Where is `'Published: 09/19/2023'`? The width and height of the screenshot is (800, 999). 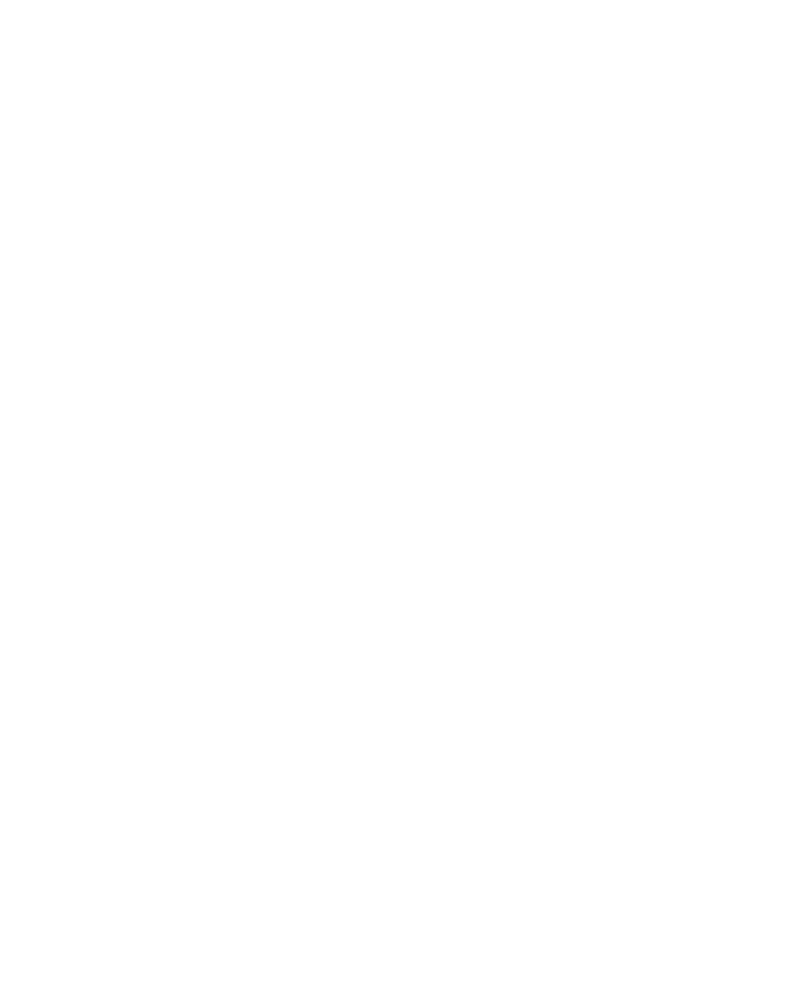
'Published: 09/19/2023' is located at coordinates (401, 978).